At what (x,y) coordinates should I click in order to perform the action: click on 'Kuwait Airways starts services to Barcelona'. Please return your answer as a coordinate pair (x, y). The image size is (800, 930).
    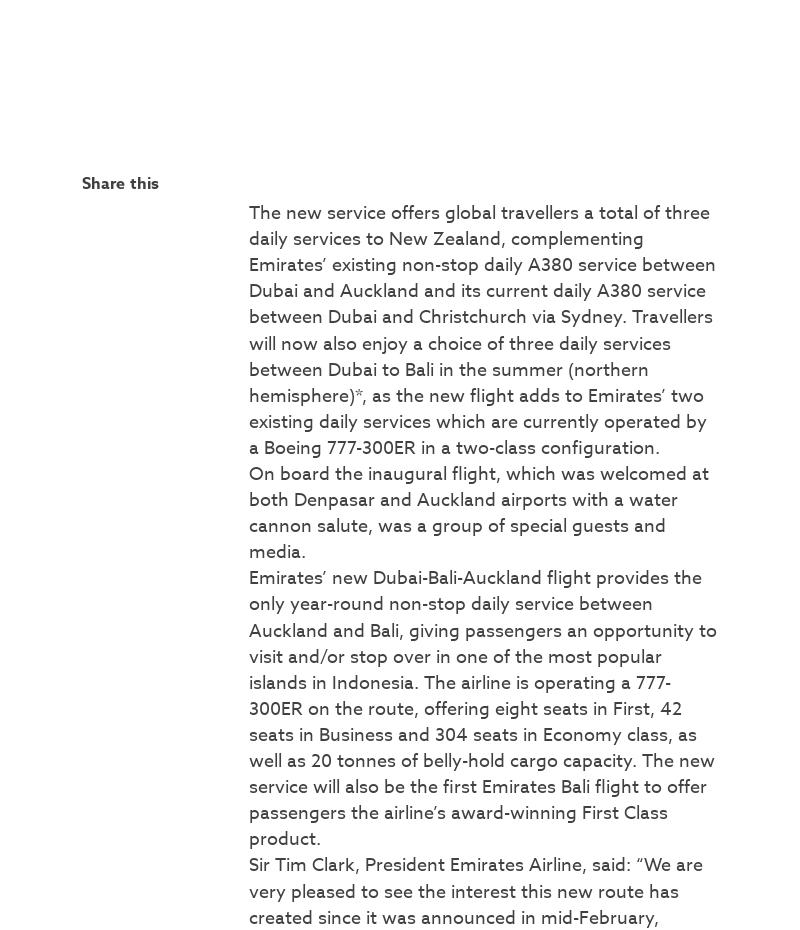
    Looking at the image, I should click on (583, 390).